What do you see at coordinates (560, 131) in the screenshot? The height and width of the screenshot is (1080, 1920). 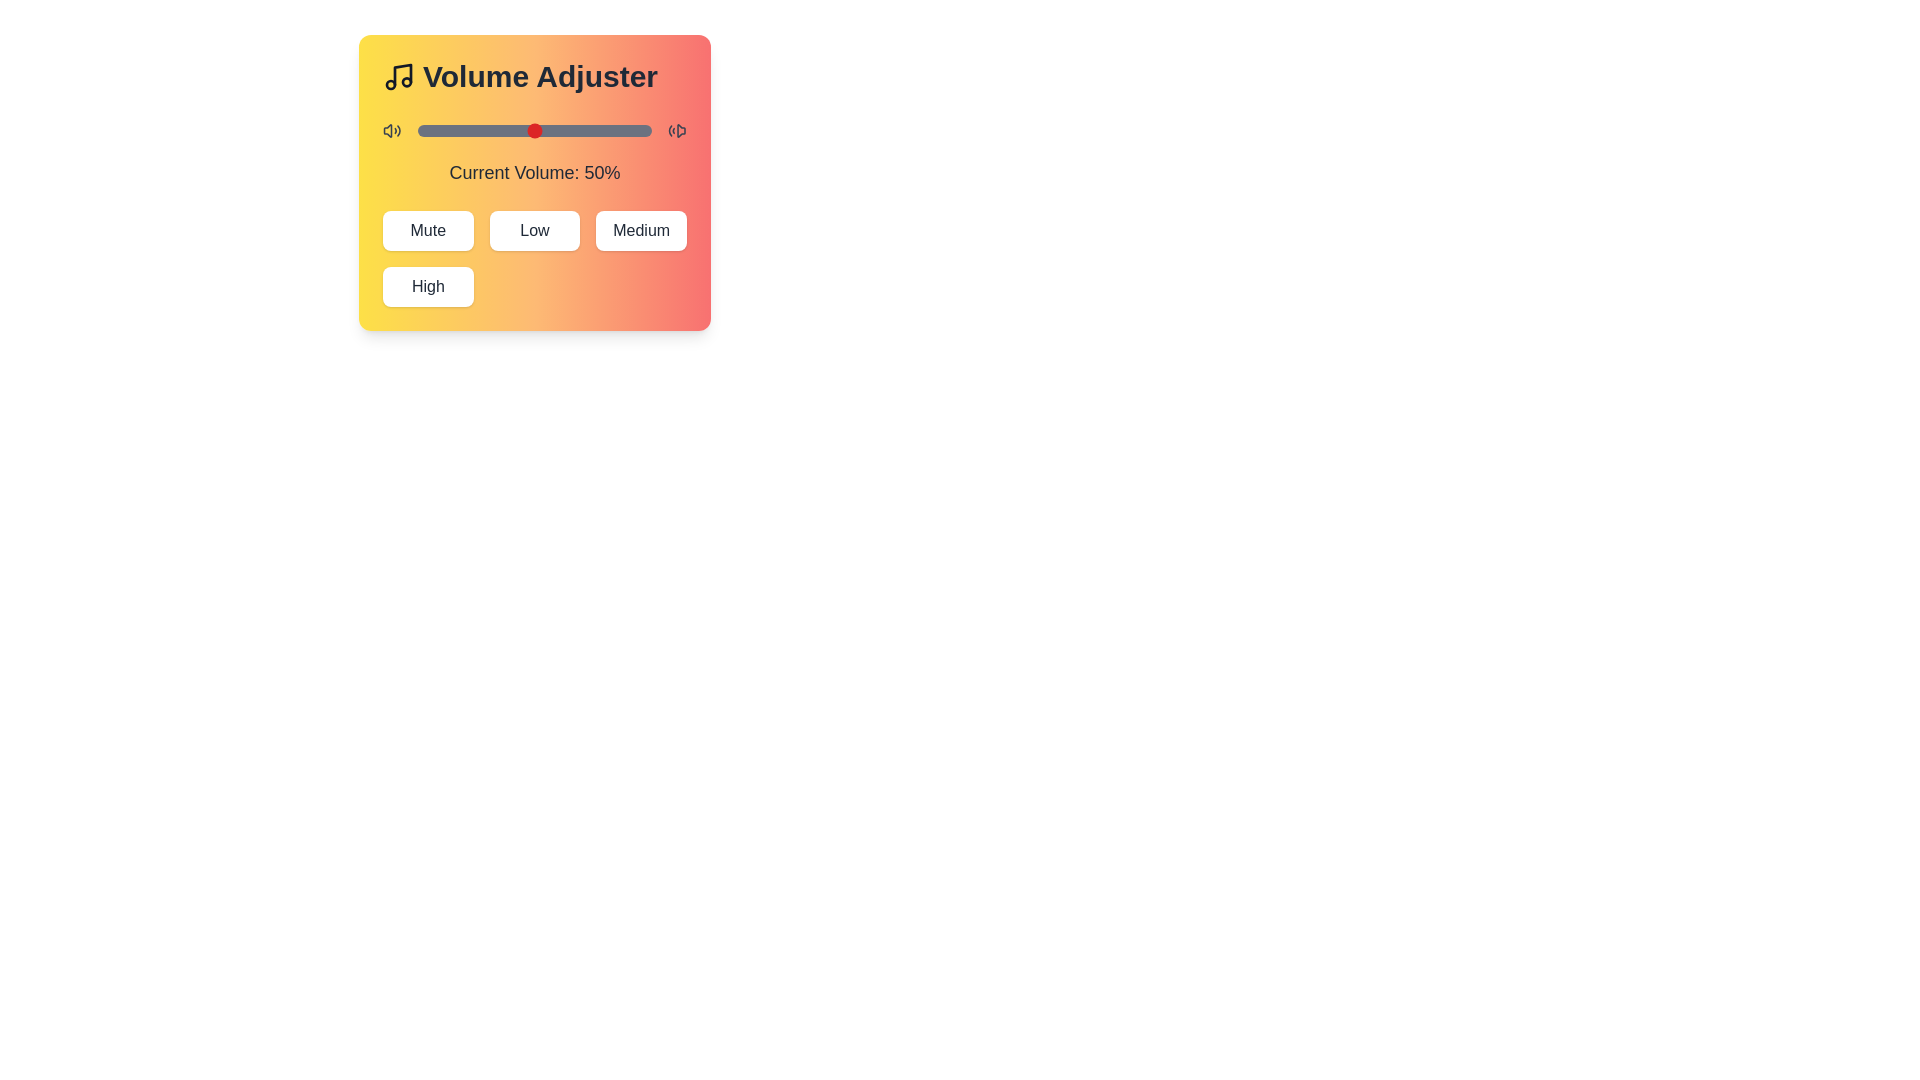 I see `the volume slider to set the volume to 61%` at bounding box center [560, 131].